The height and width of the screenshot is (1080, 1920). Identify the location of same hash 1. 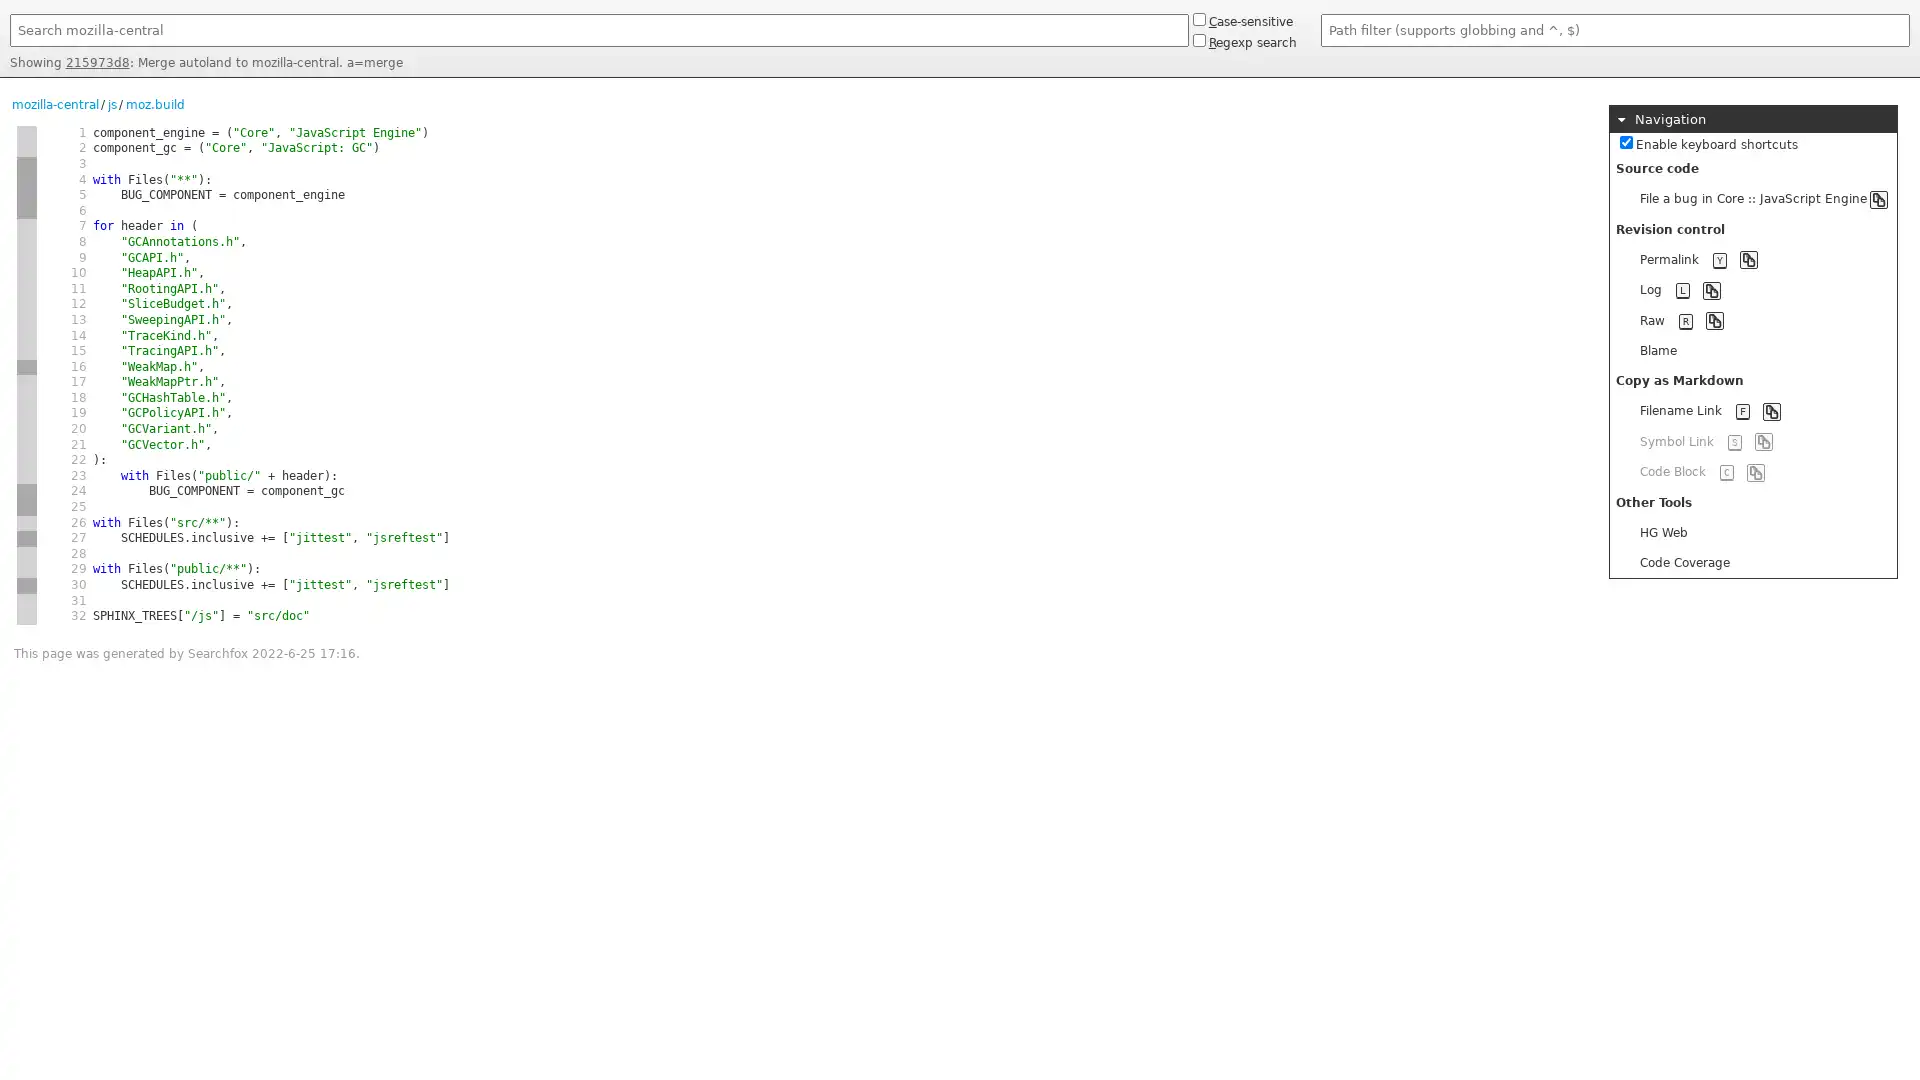
(27, 257).